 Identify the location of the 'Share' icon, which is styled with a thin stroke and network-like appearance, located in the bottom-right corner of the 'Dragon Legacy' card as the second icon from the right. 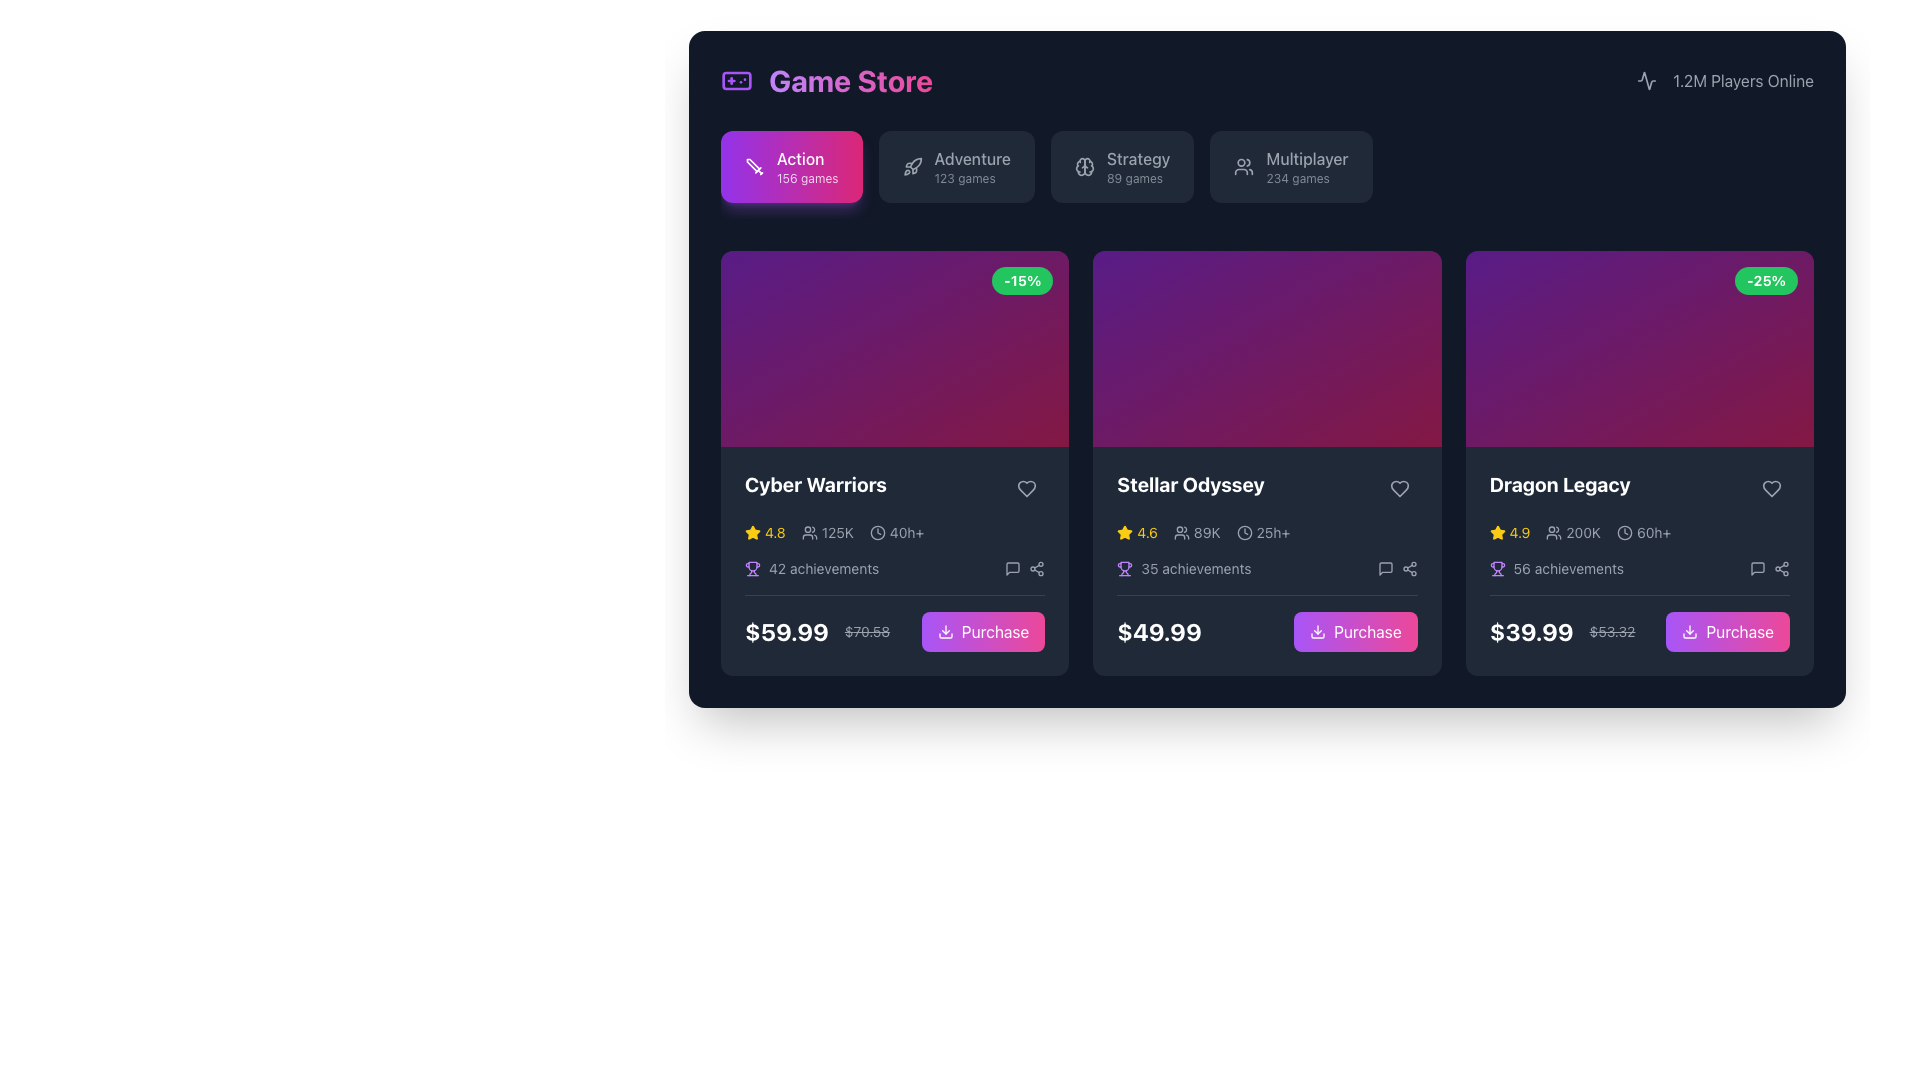
(1408, 568).